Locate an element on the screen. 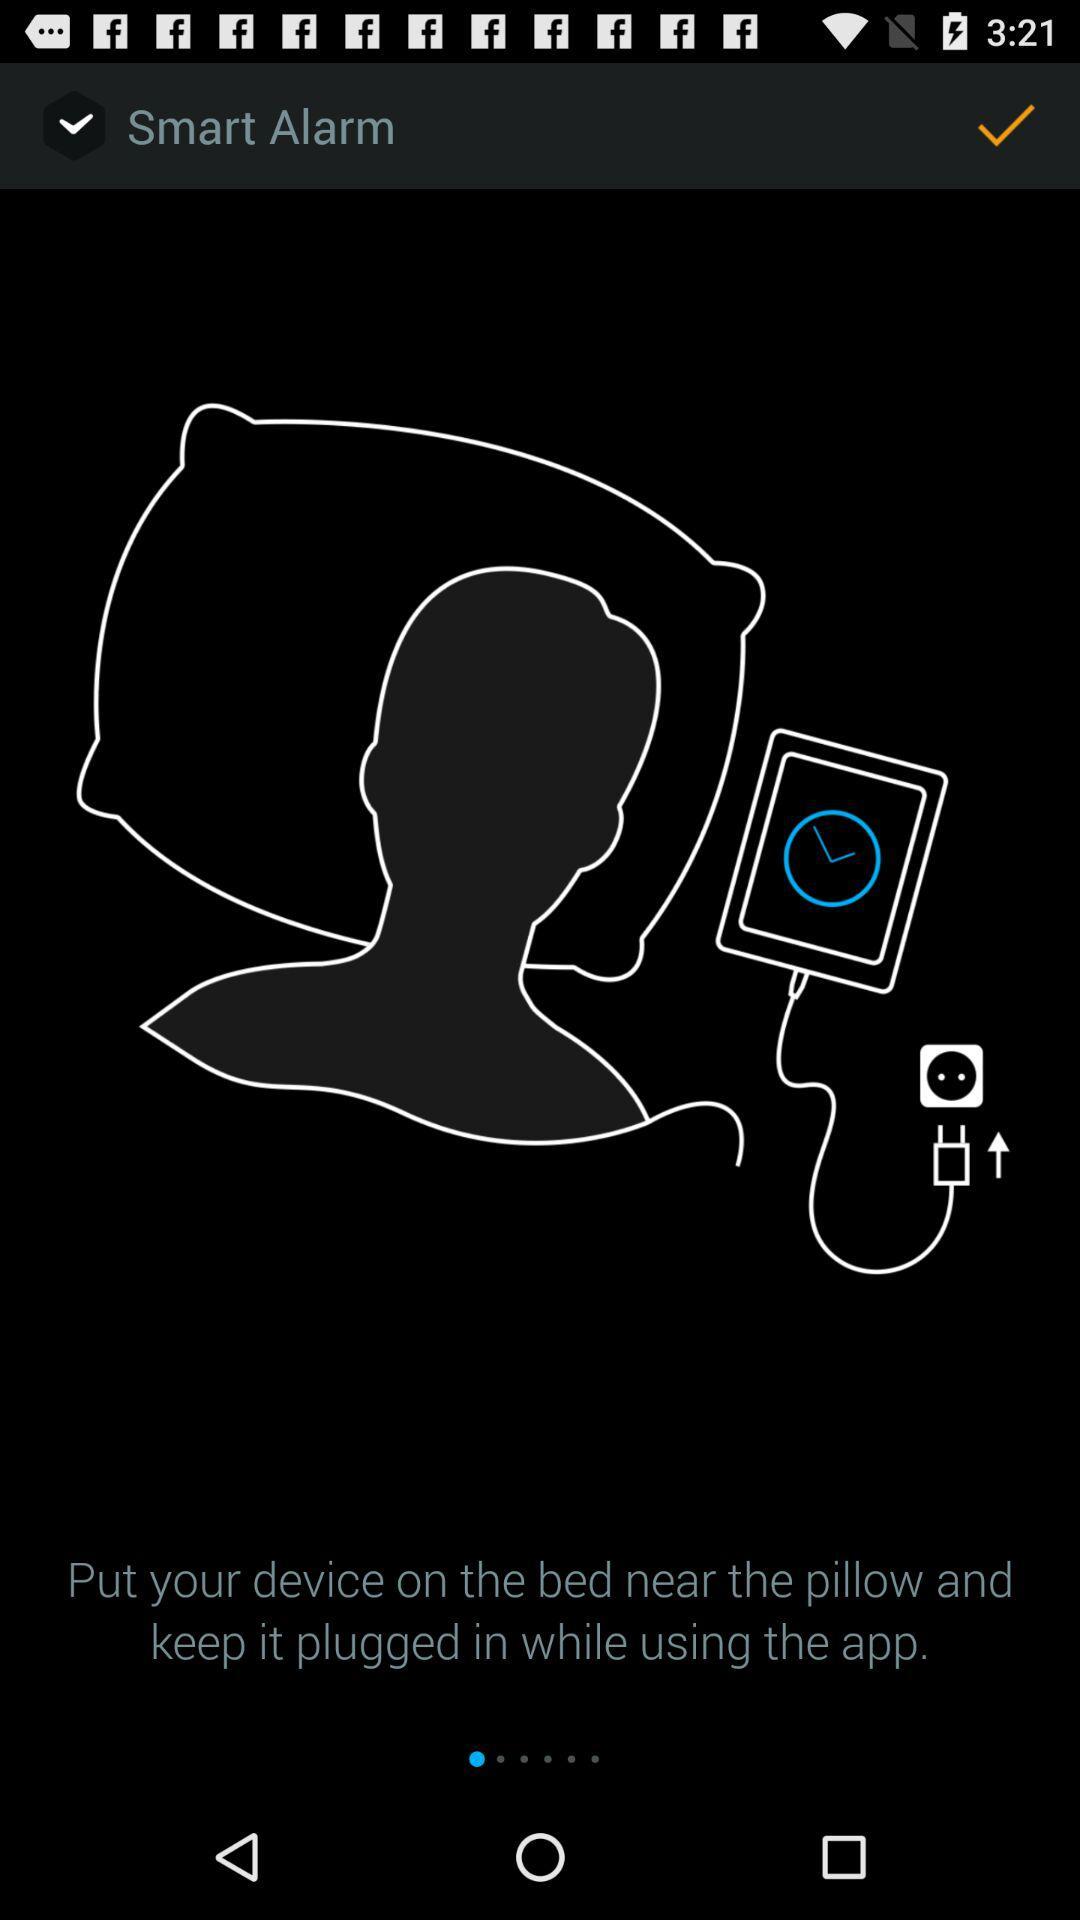 The image size is (1080, 1920). item to the right of smart alarm is located at coordinates (1006, 124).